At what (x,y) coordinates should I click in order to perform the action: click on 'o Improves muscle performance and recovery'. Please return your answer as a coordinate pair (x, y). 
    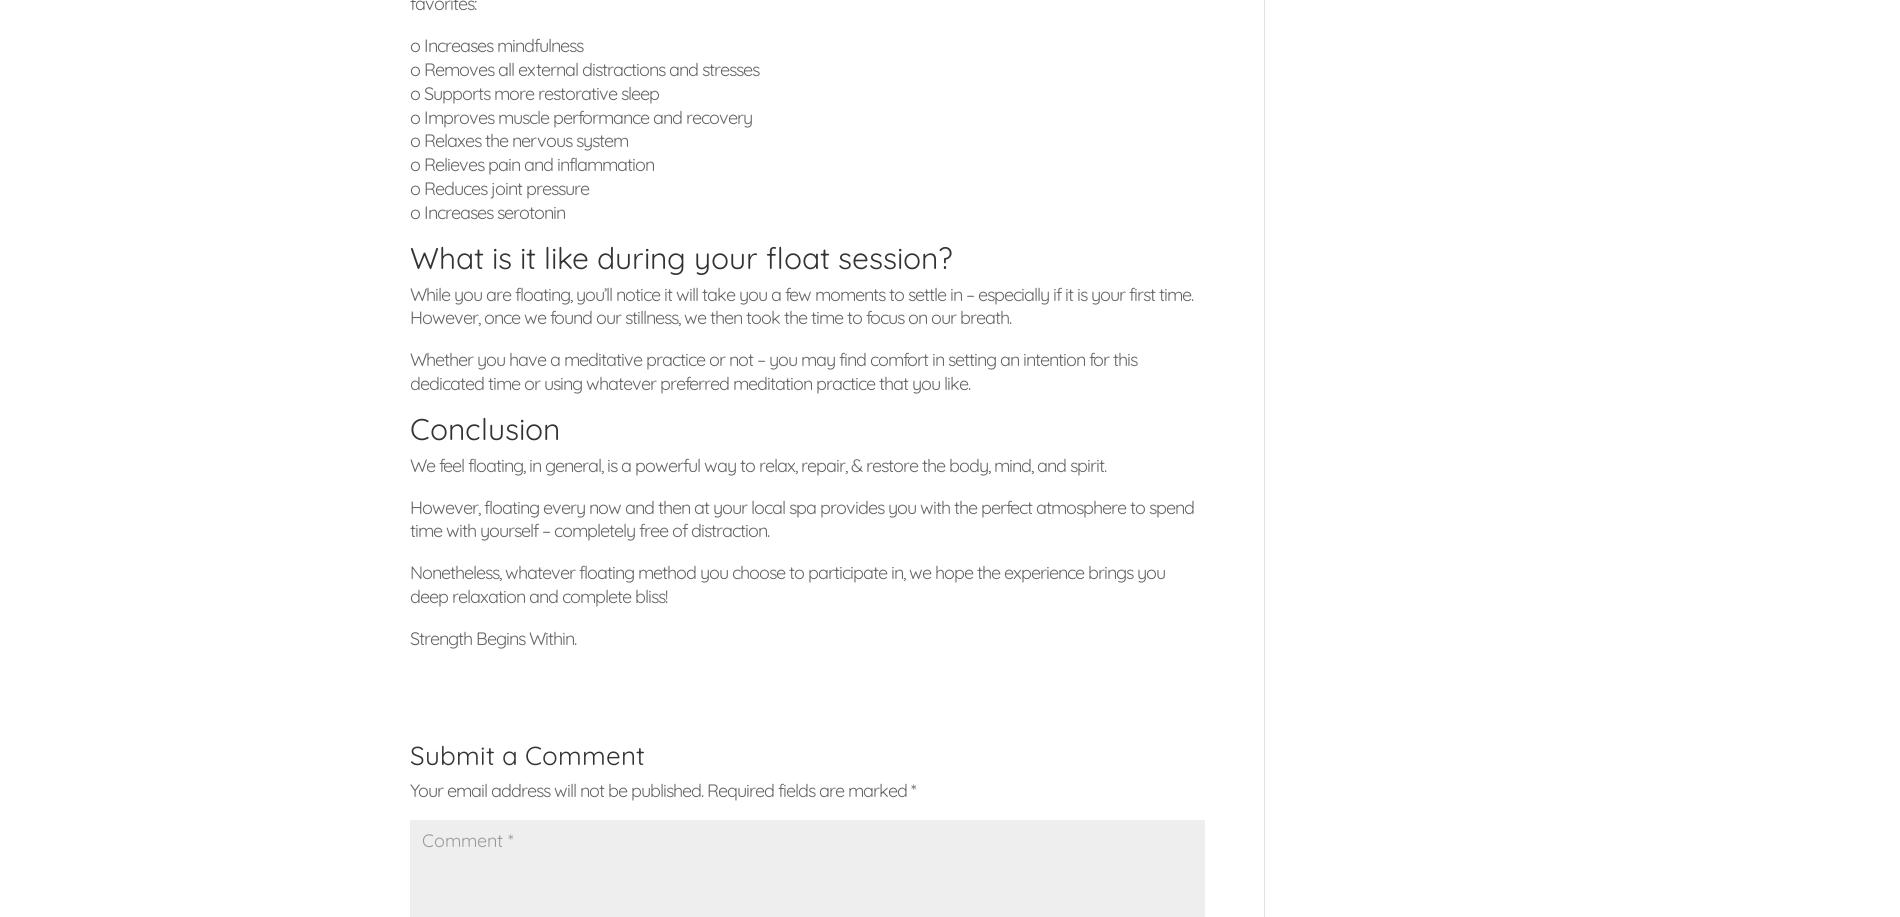
    Looking at the image, I should click on (581, 115).